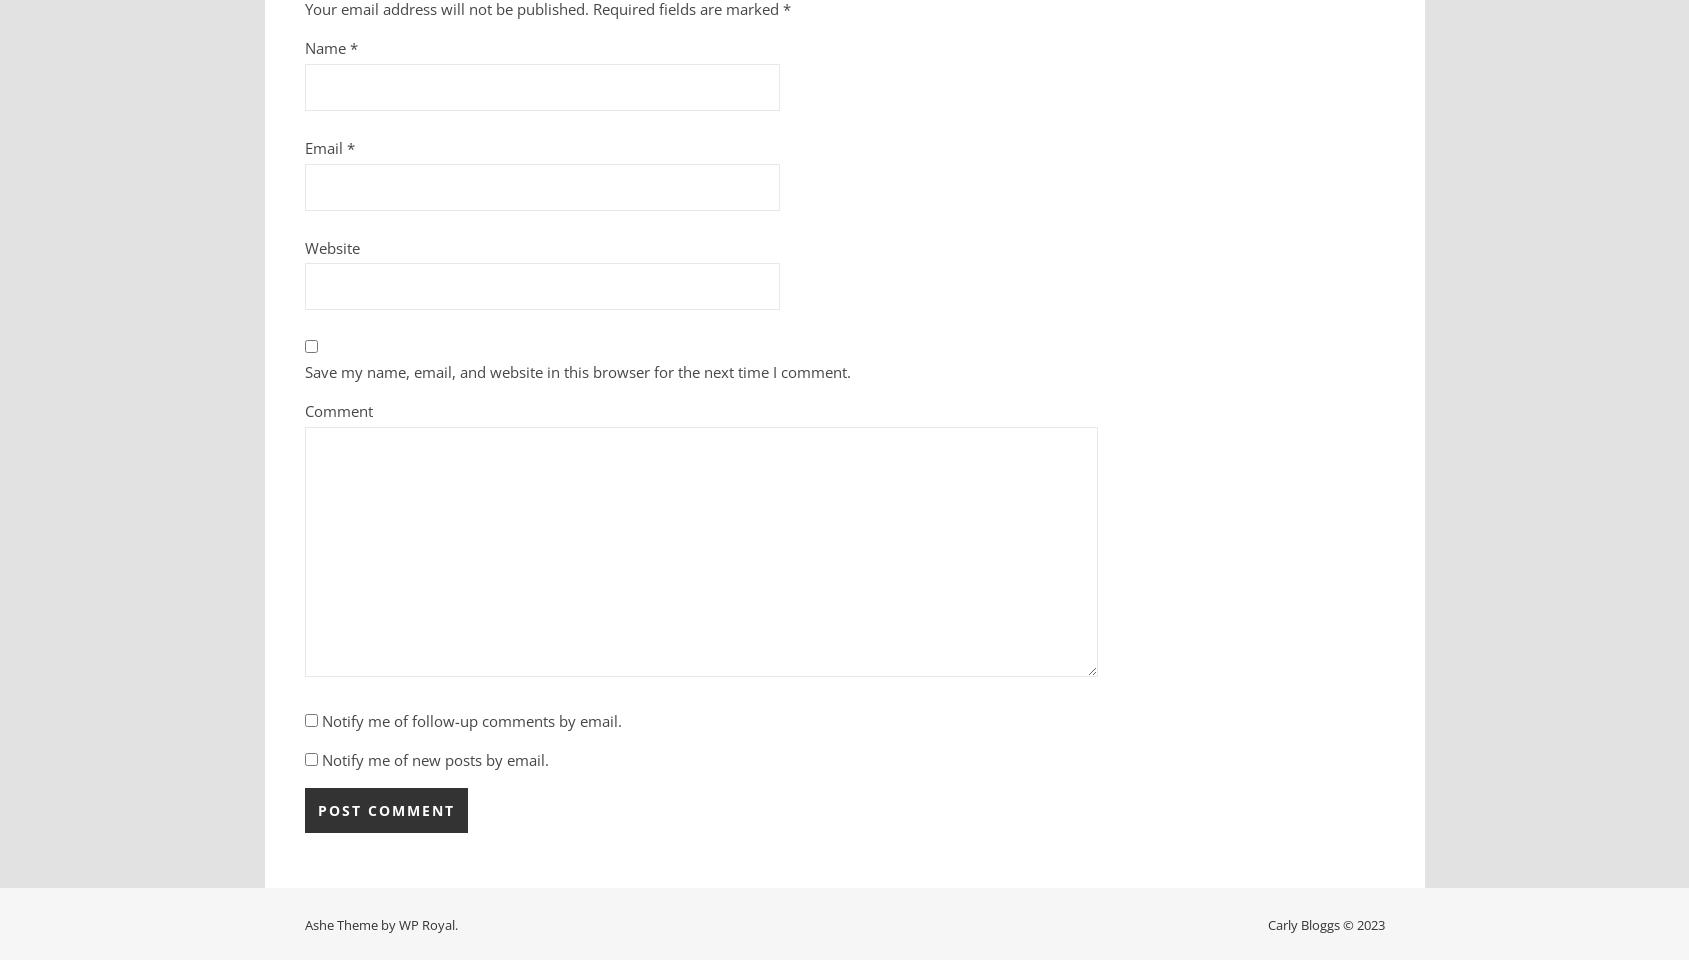 Image resolution: width=1689 pixels, height=960 pixels. I want to click on 'WP Royal', so click(424, 924).